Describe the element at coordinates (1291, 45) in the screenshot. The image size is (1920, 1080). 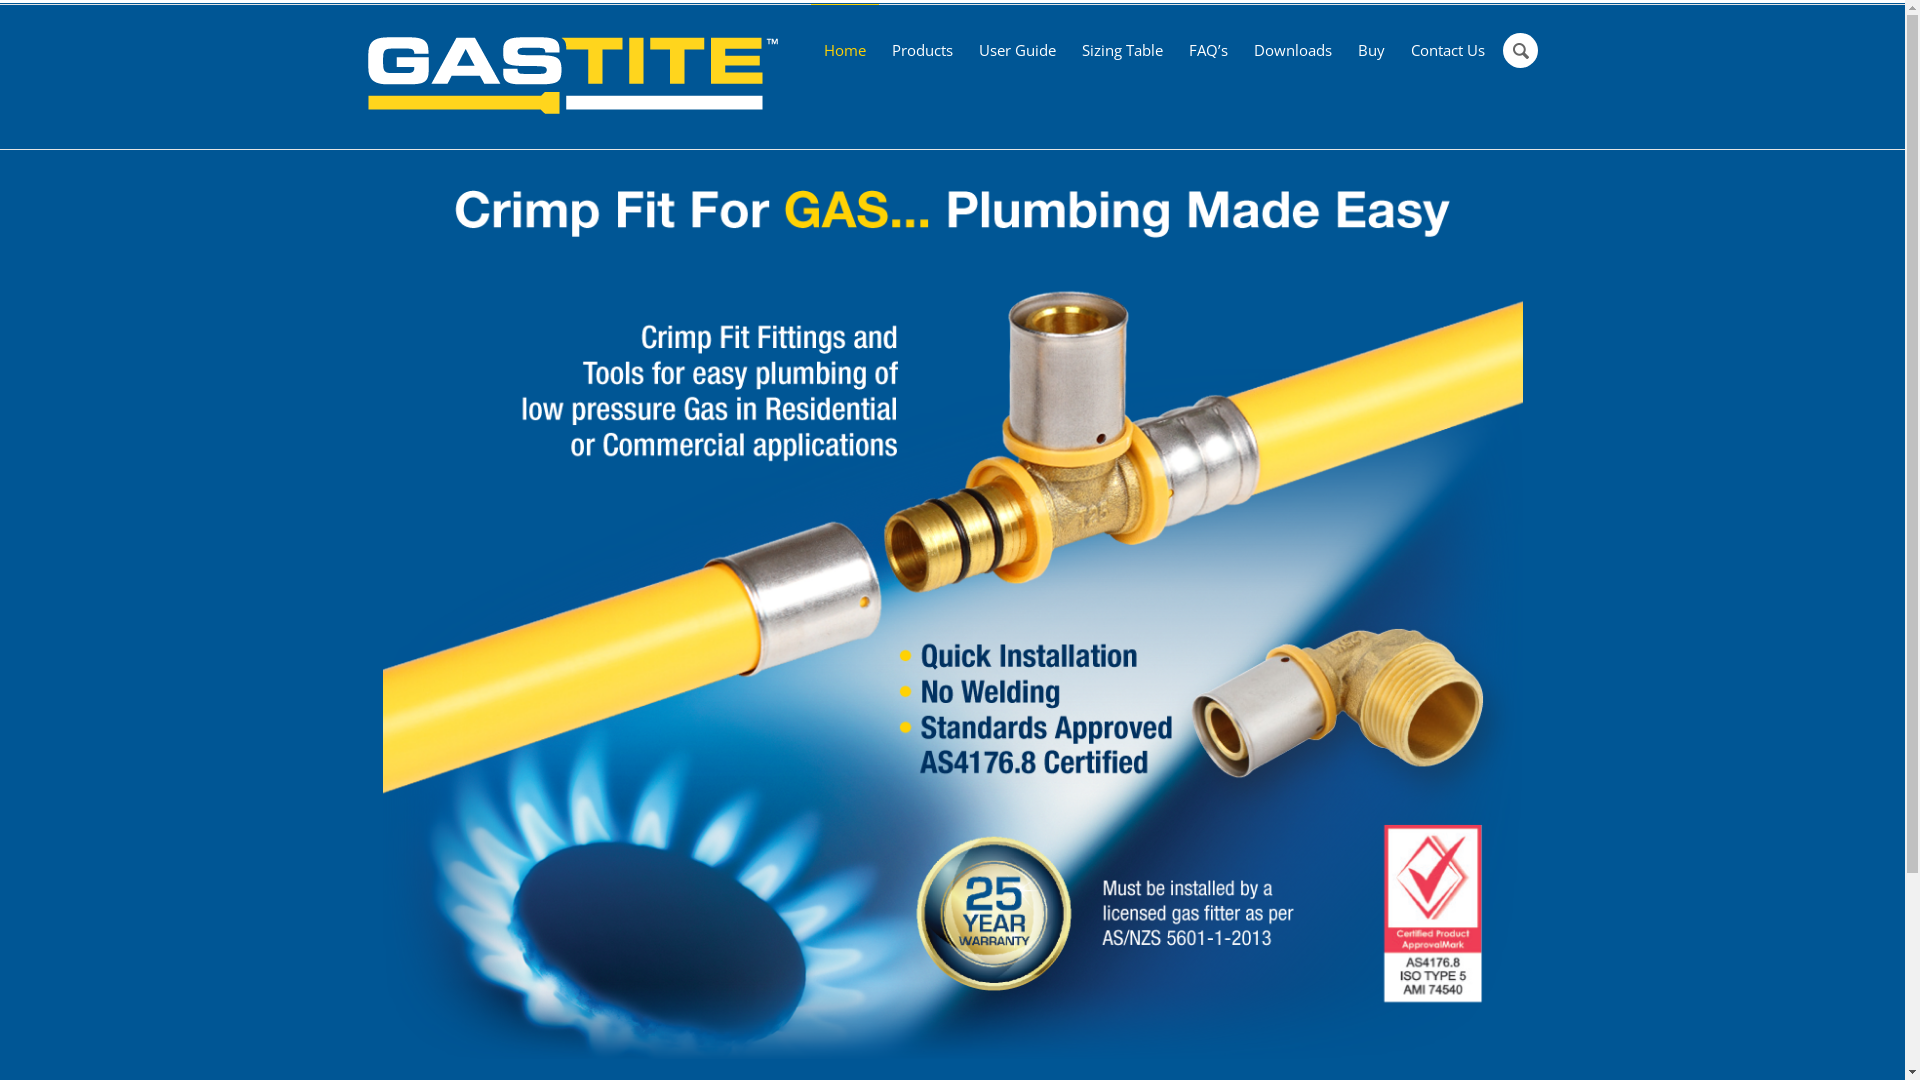
I see `'Downloads'` at that location.